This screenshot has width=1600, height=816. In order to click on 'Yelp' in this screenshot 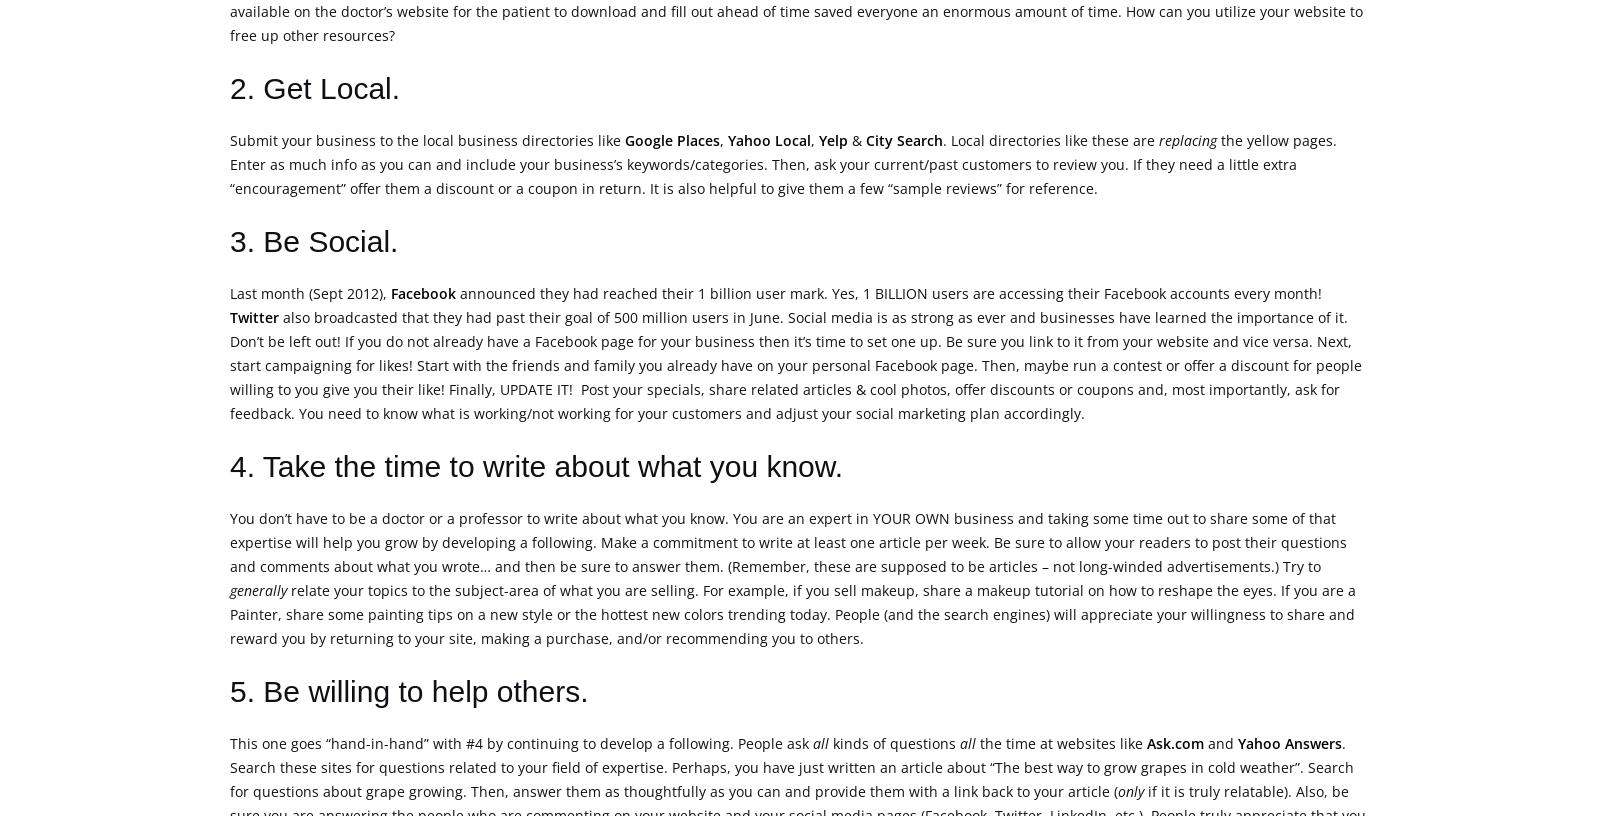, I will do `click(832, 140)`.